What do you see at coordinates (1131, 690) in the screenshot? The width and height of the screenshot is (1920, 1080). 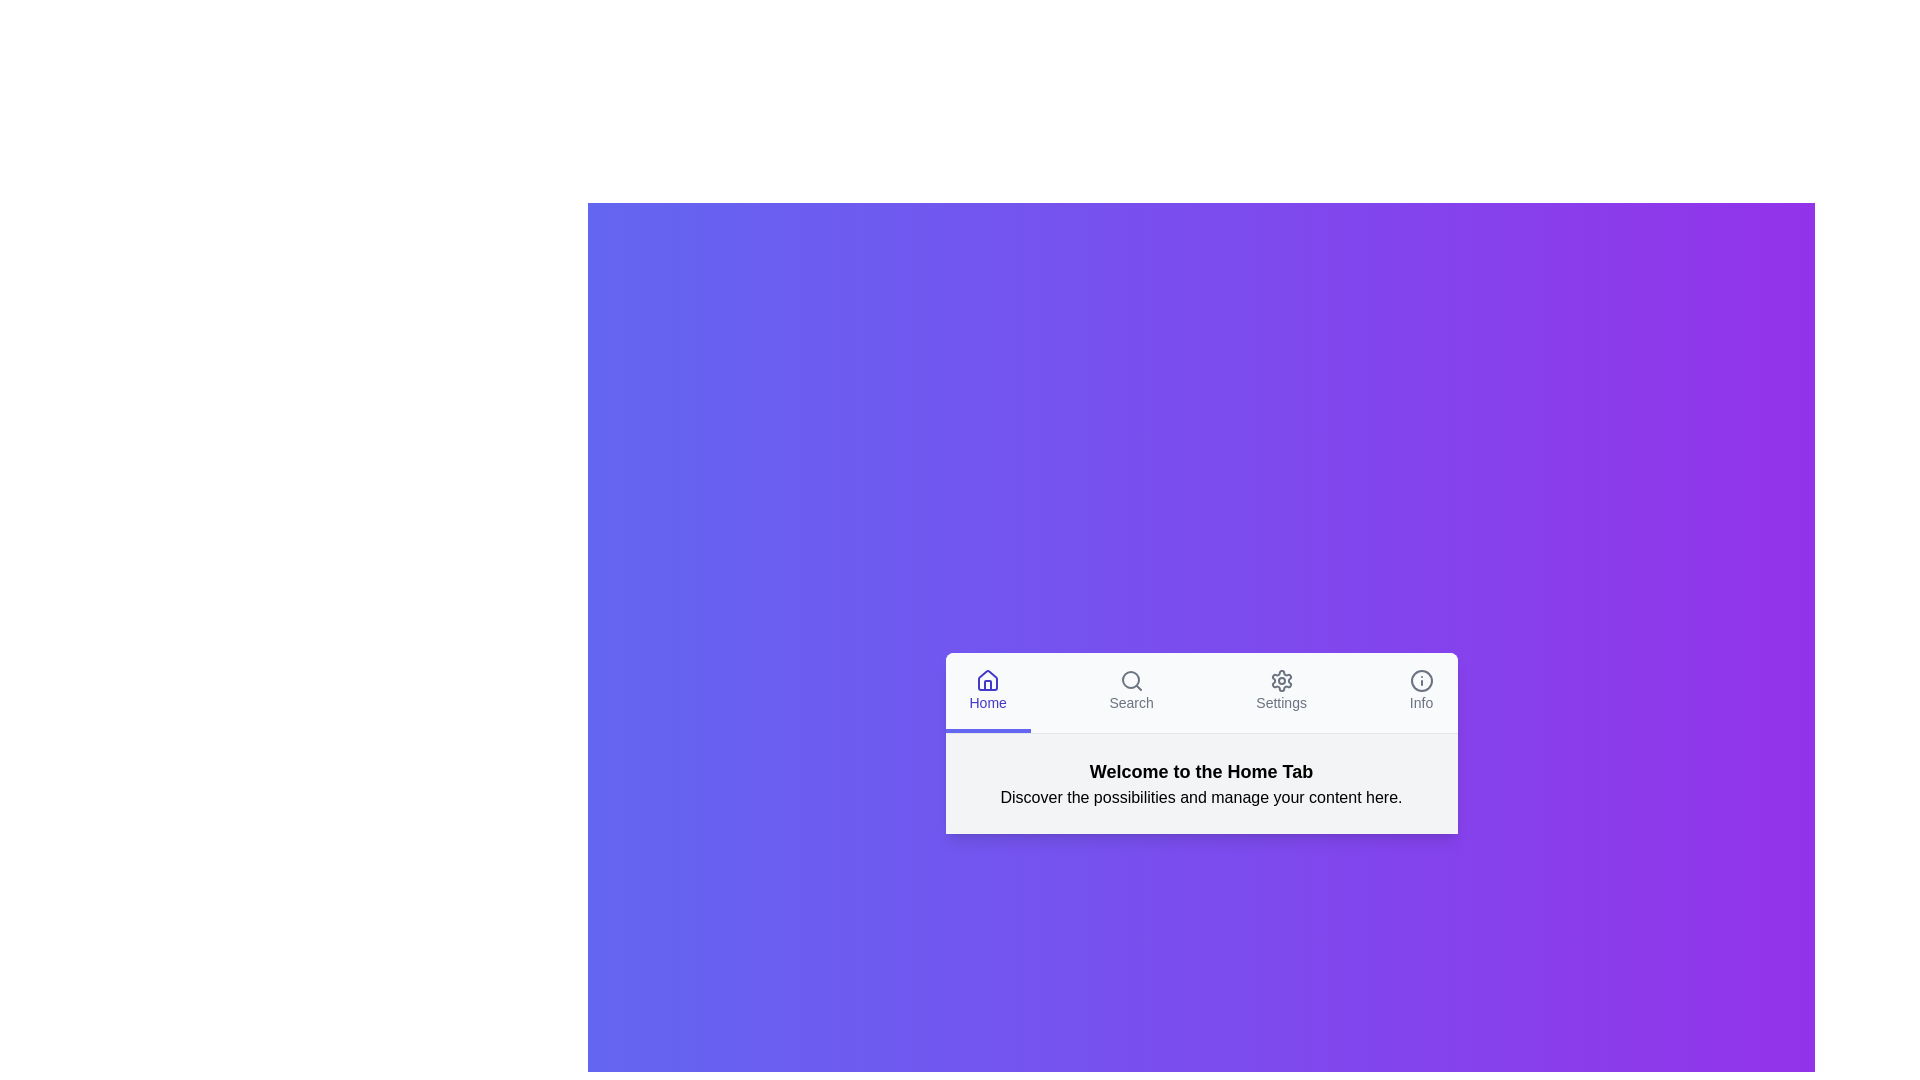 I see `the 'Search' navigation button, which features a magnifying glass icon and is located in the second position from the left within the navigation bar` at bounding box center [1131, 690].